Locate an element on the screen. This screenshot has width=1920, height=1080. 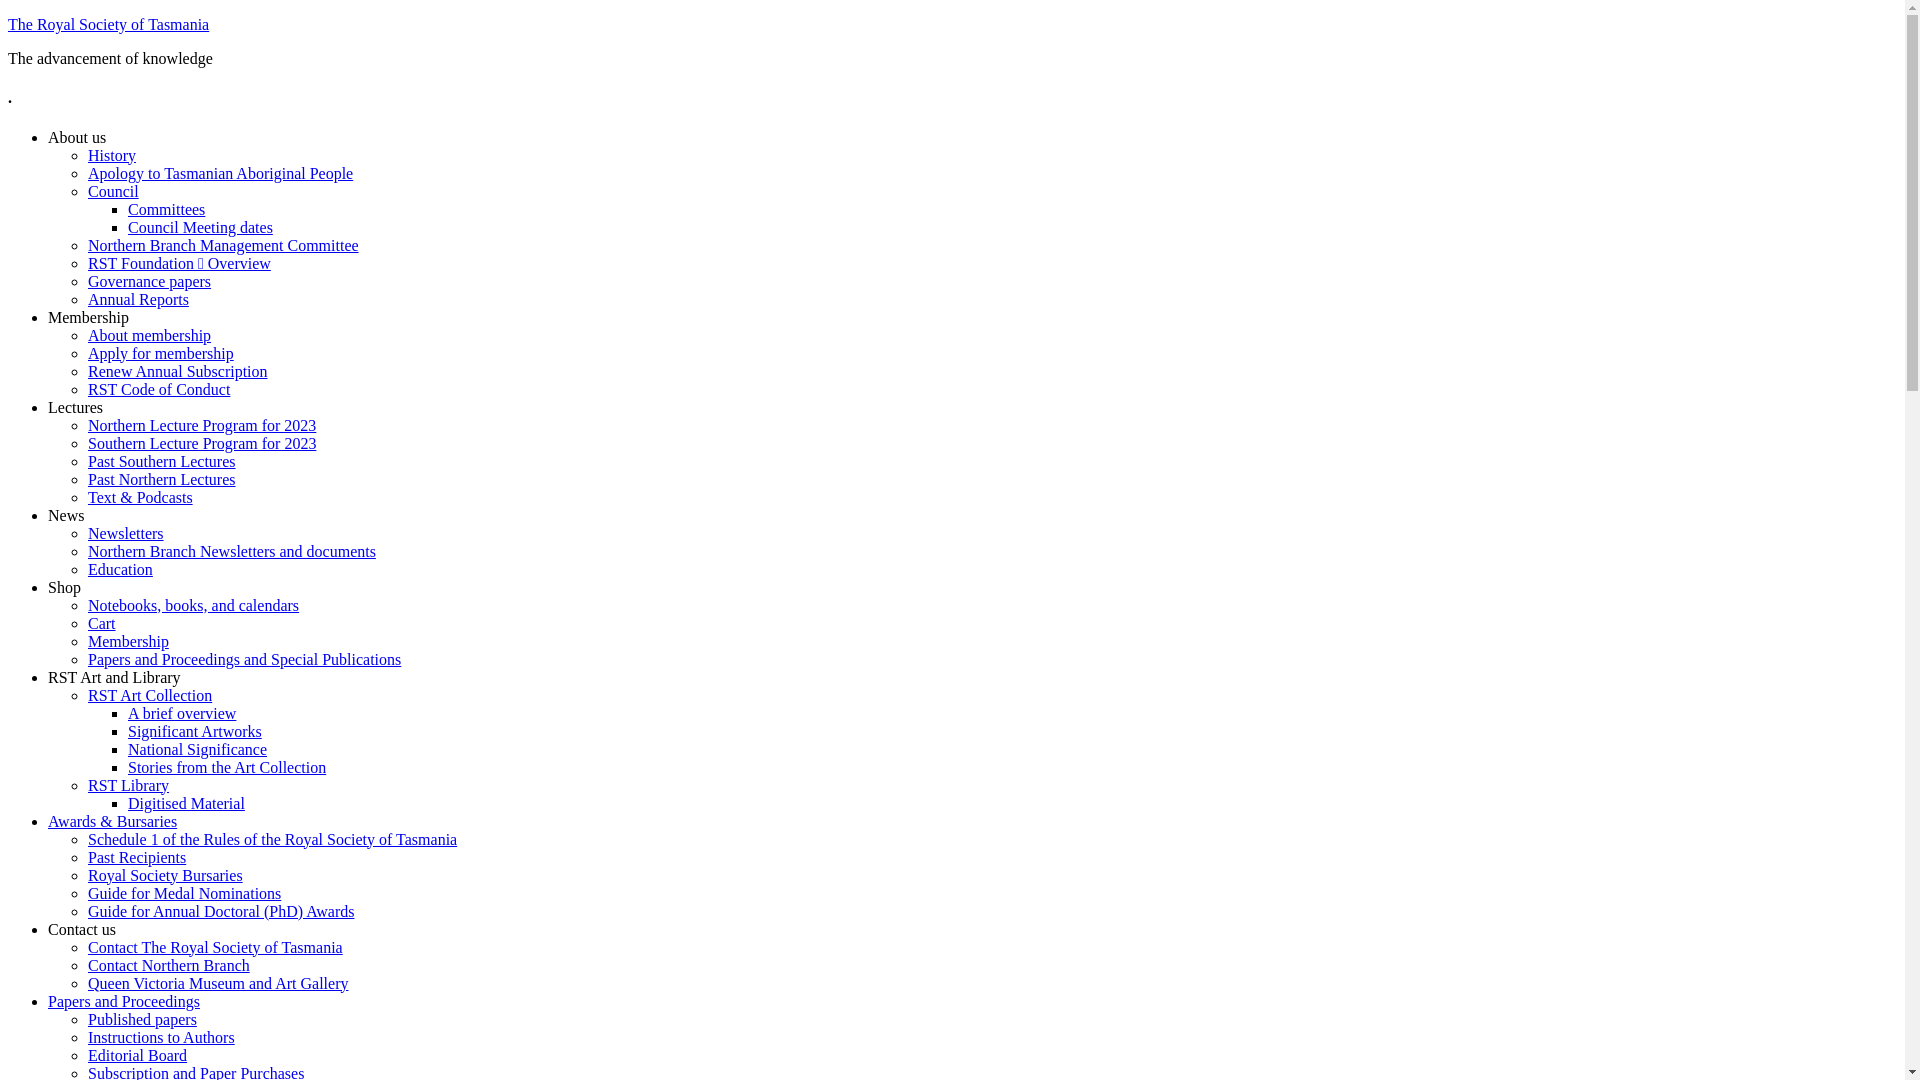
'Queen Victoria Museum and Art Gallery' is located at coordinates (217, 982).